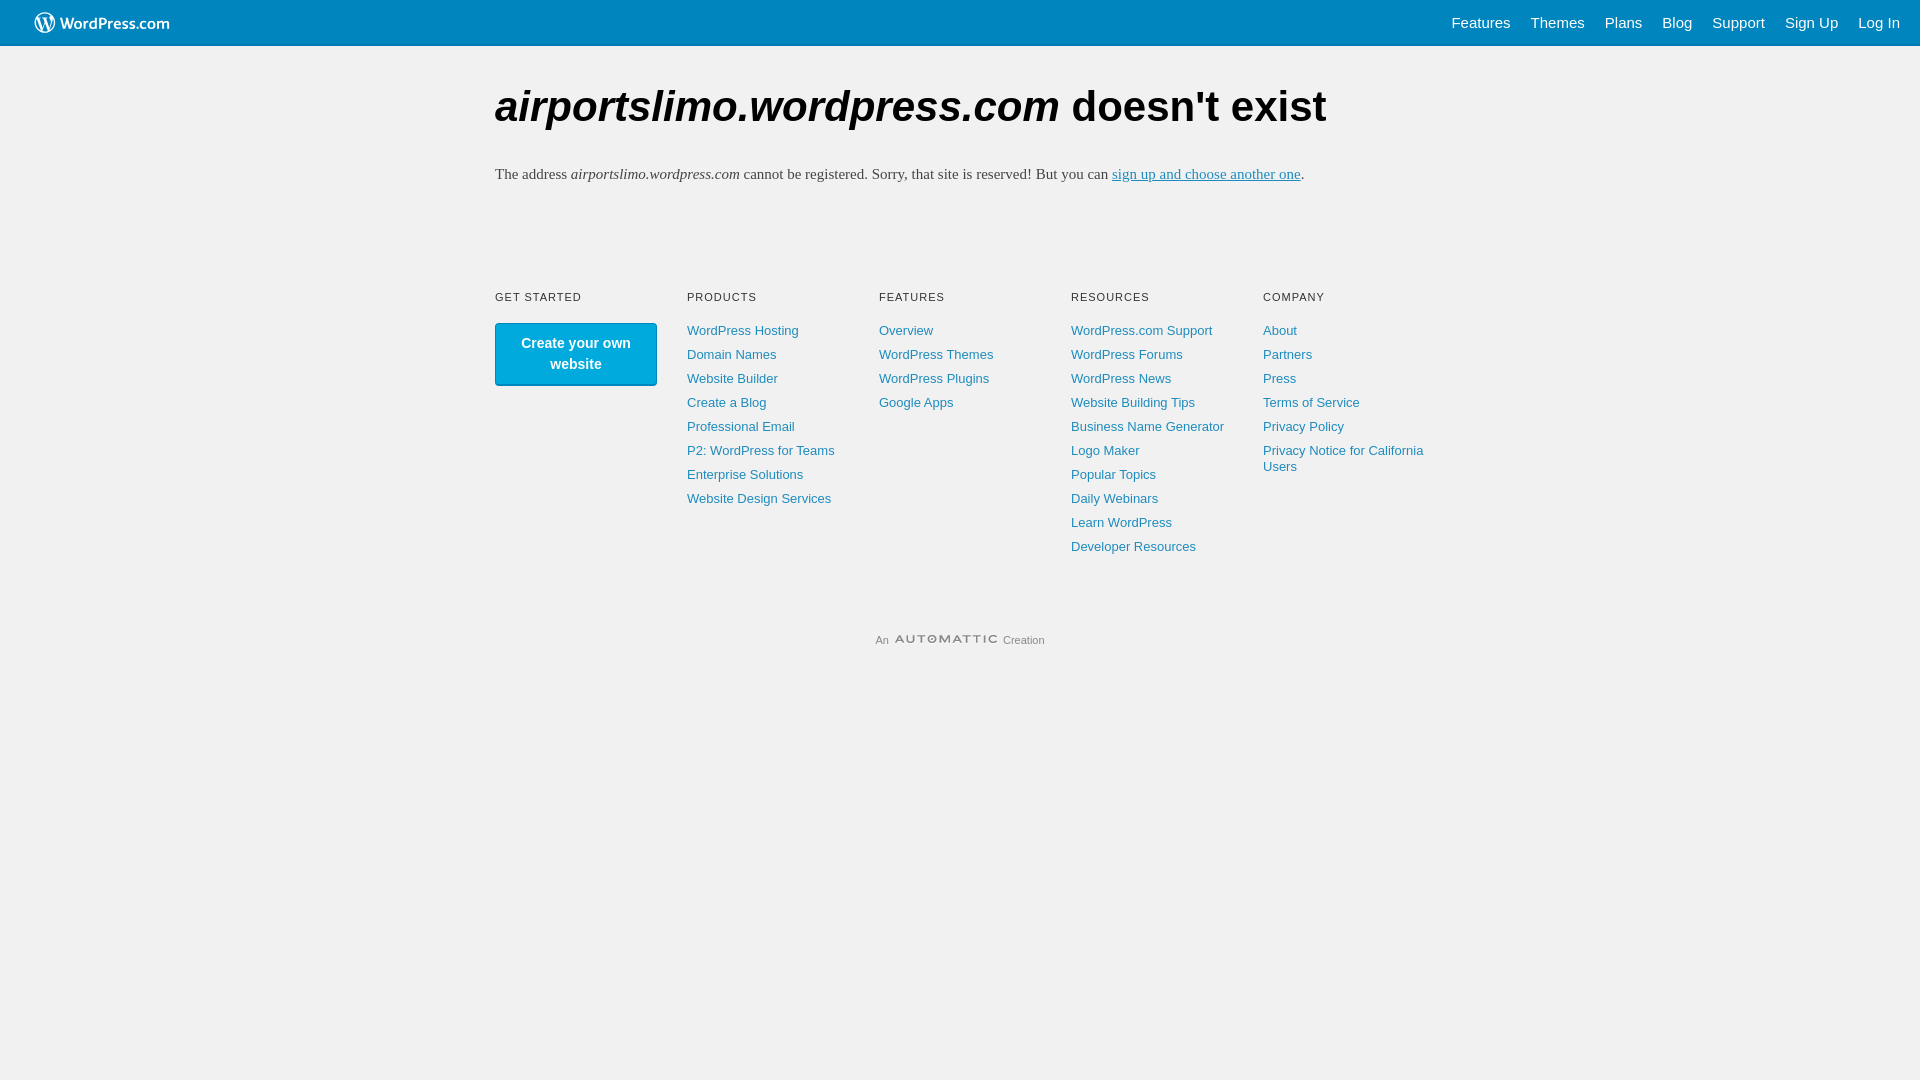 The height and width of the screenshot is (1080, 1920). I want to click on 'Developer Resources', so click(1133, 546).